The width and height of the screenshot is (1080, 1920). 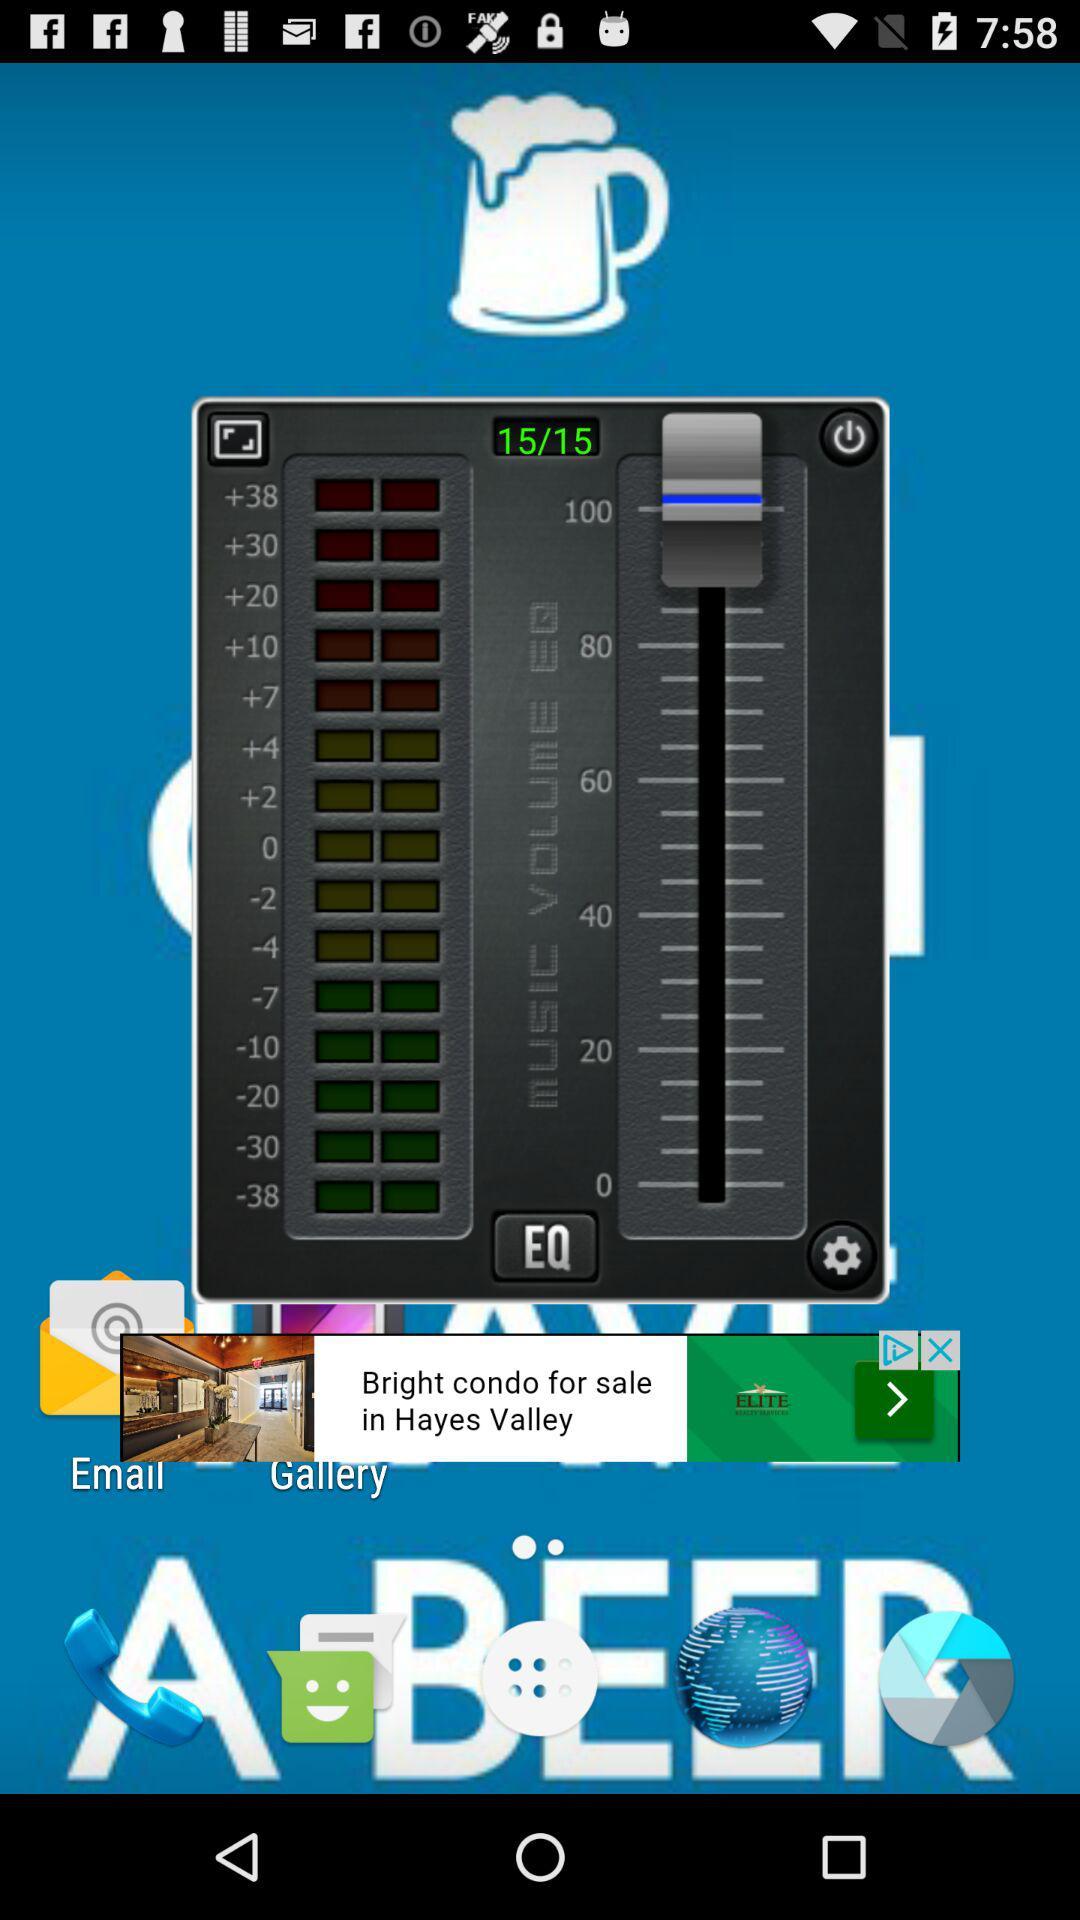 What do you see at coordinates (545, 1245) in the screenshot?
I see `advertisement page` at bounding box center [545, 1245].